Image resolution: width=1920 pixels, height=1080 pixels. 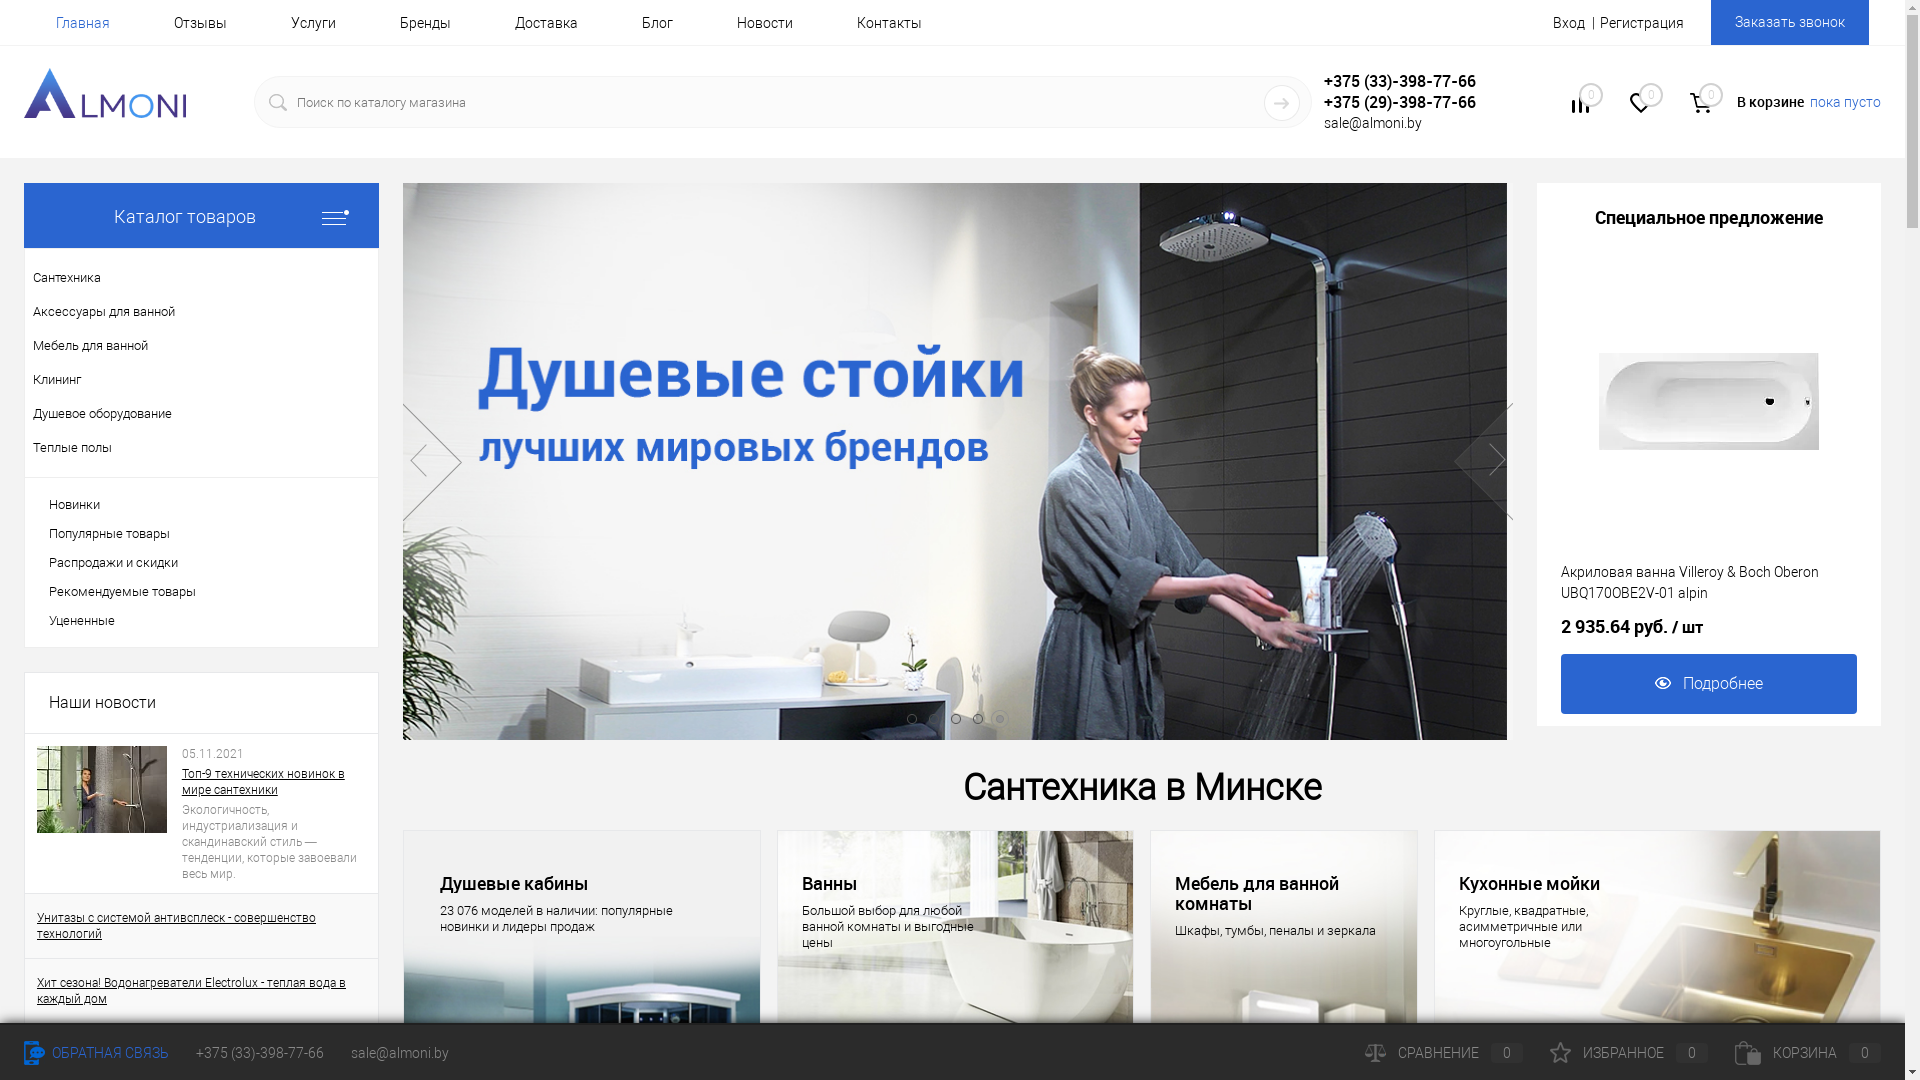 What do you see at coordinates (350, 1052) in the screenshot?
I see `'sale@almoni.by'` at bounding box center [350, 1052].